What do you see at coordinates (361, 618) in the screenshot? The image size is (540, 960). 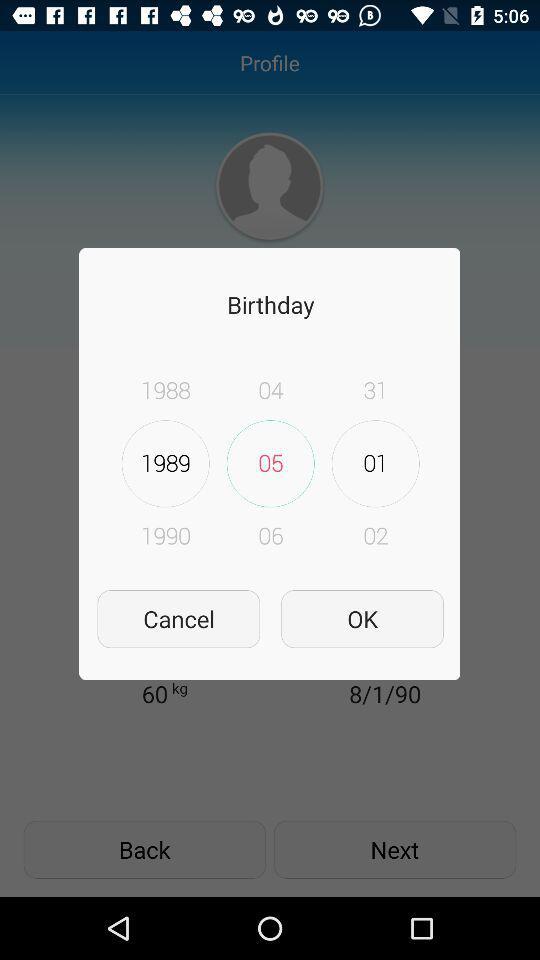 I see `ok icon` at bounding box center [361, 618].